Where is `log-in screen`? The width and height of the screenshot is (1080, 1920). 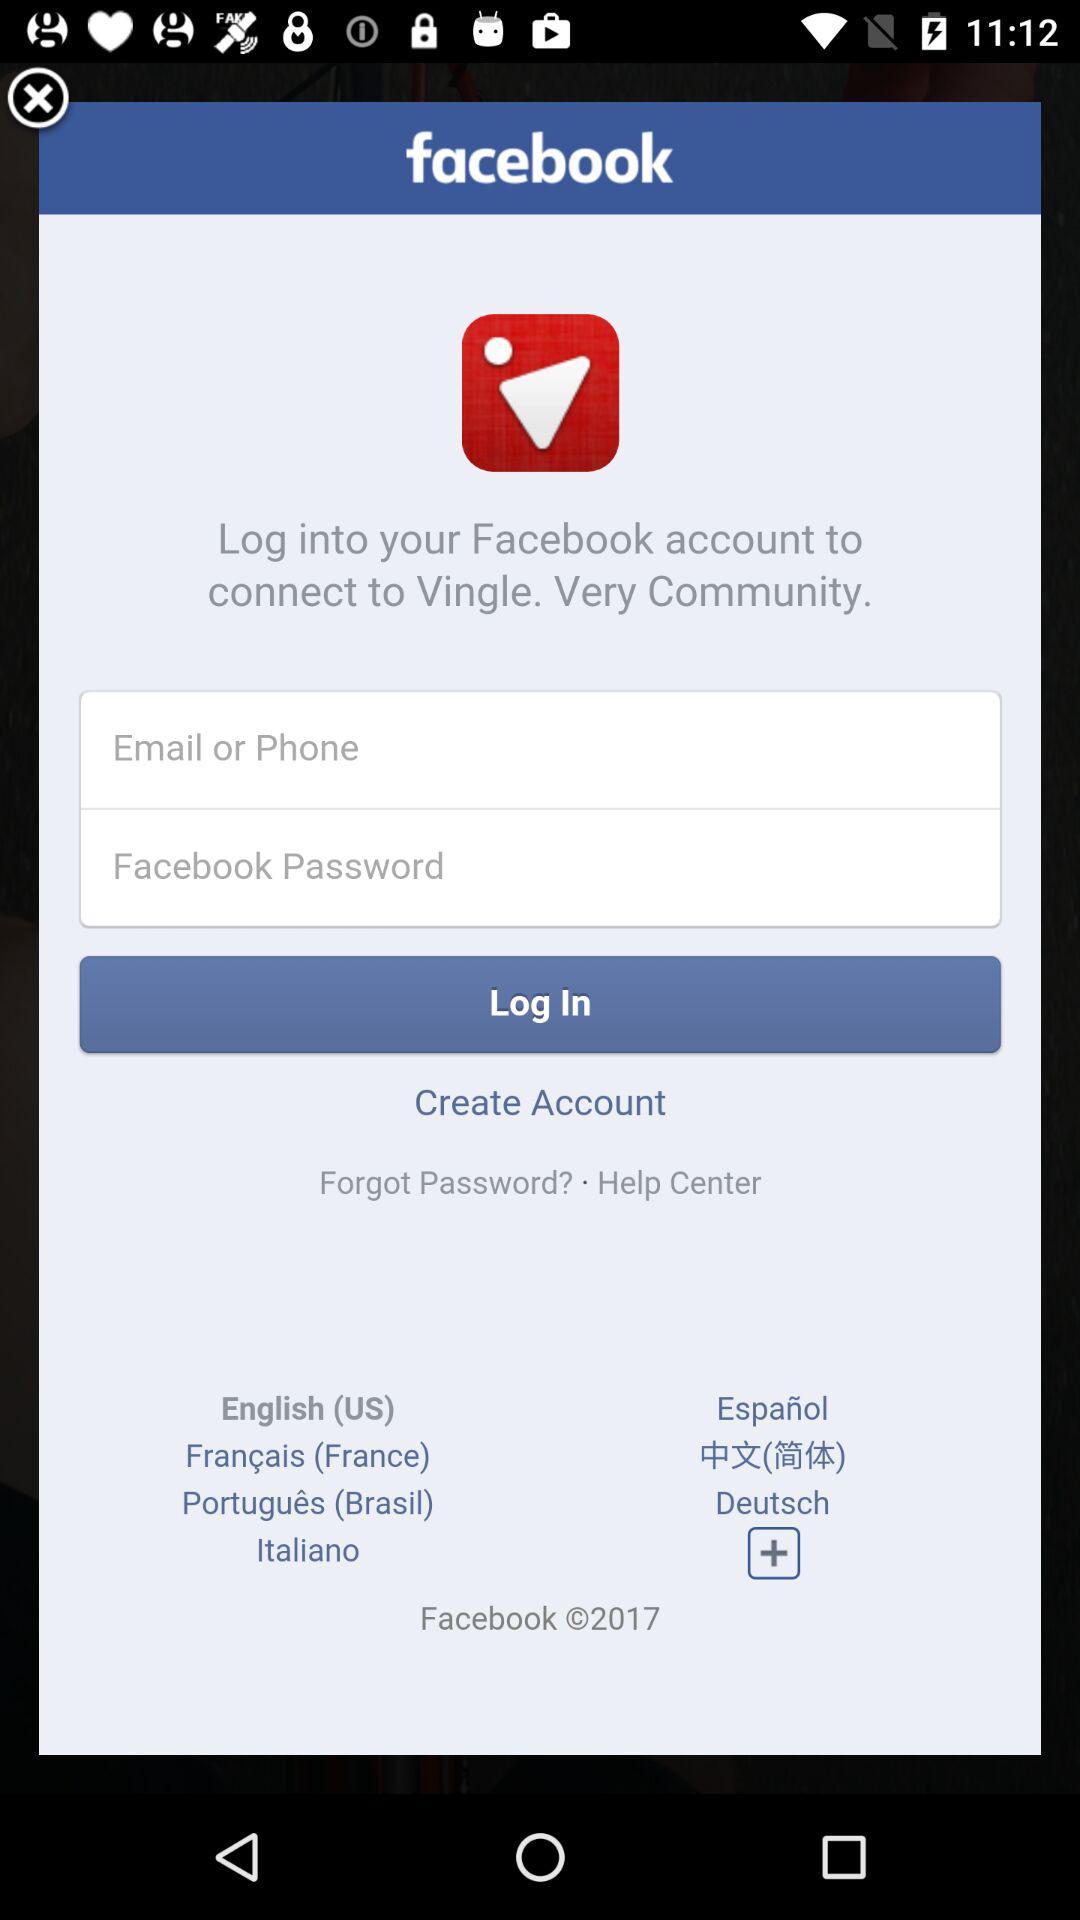
log-in screen is located at coordinates (38, 100).